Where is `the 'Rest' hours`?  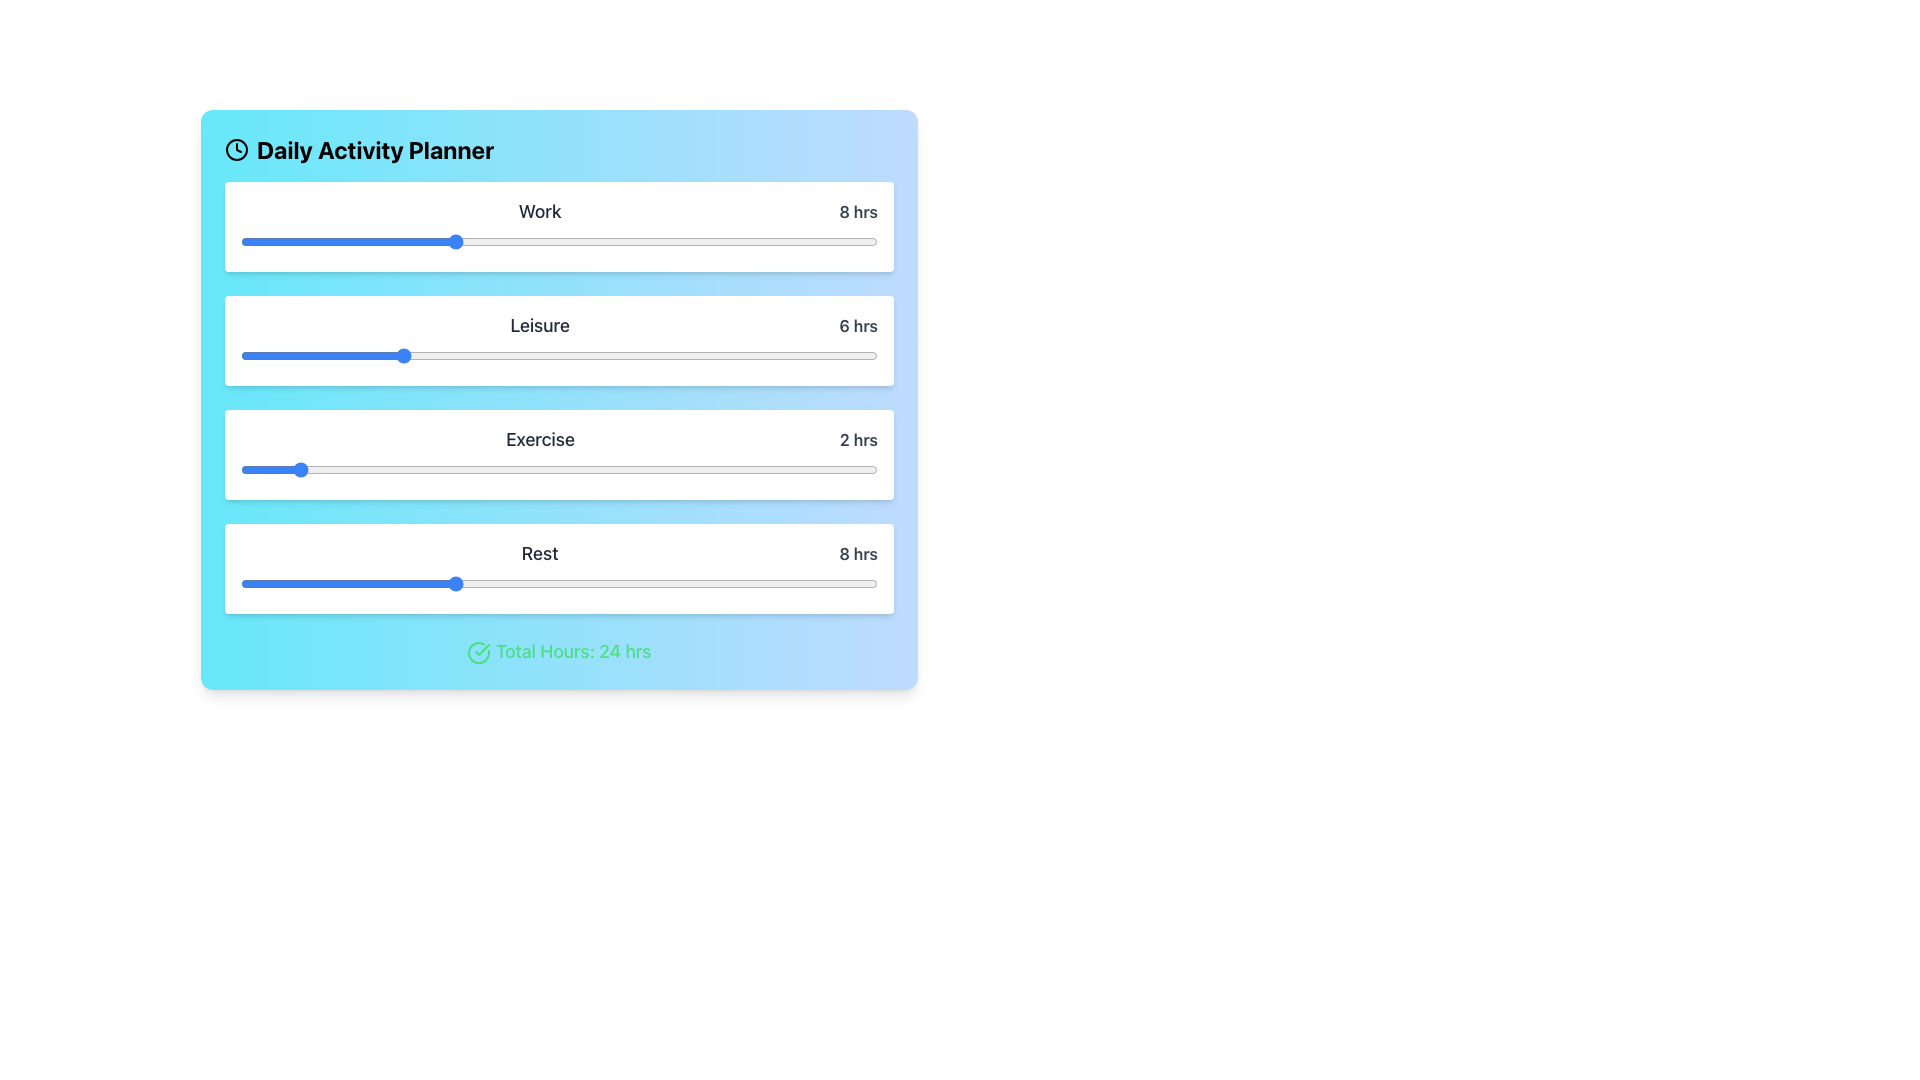
the 'Rest' hours is located at coordinates (692, 583).